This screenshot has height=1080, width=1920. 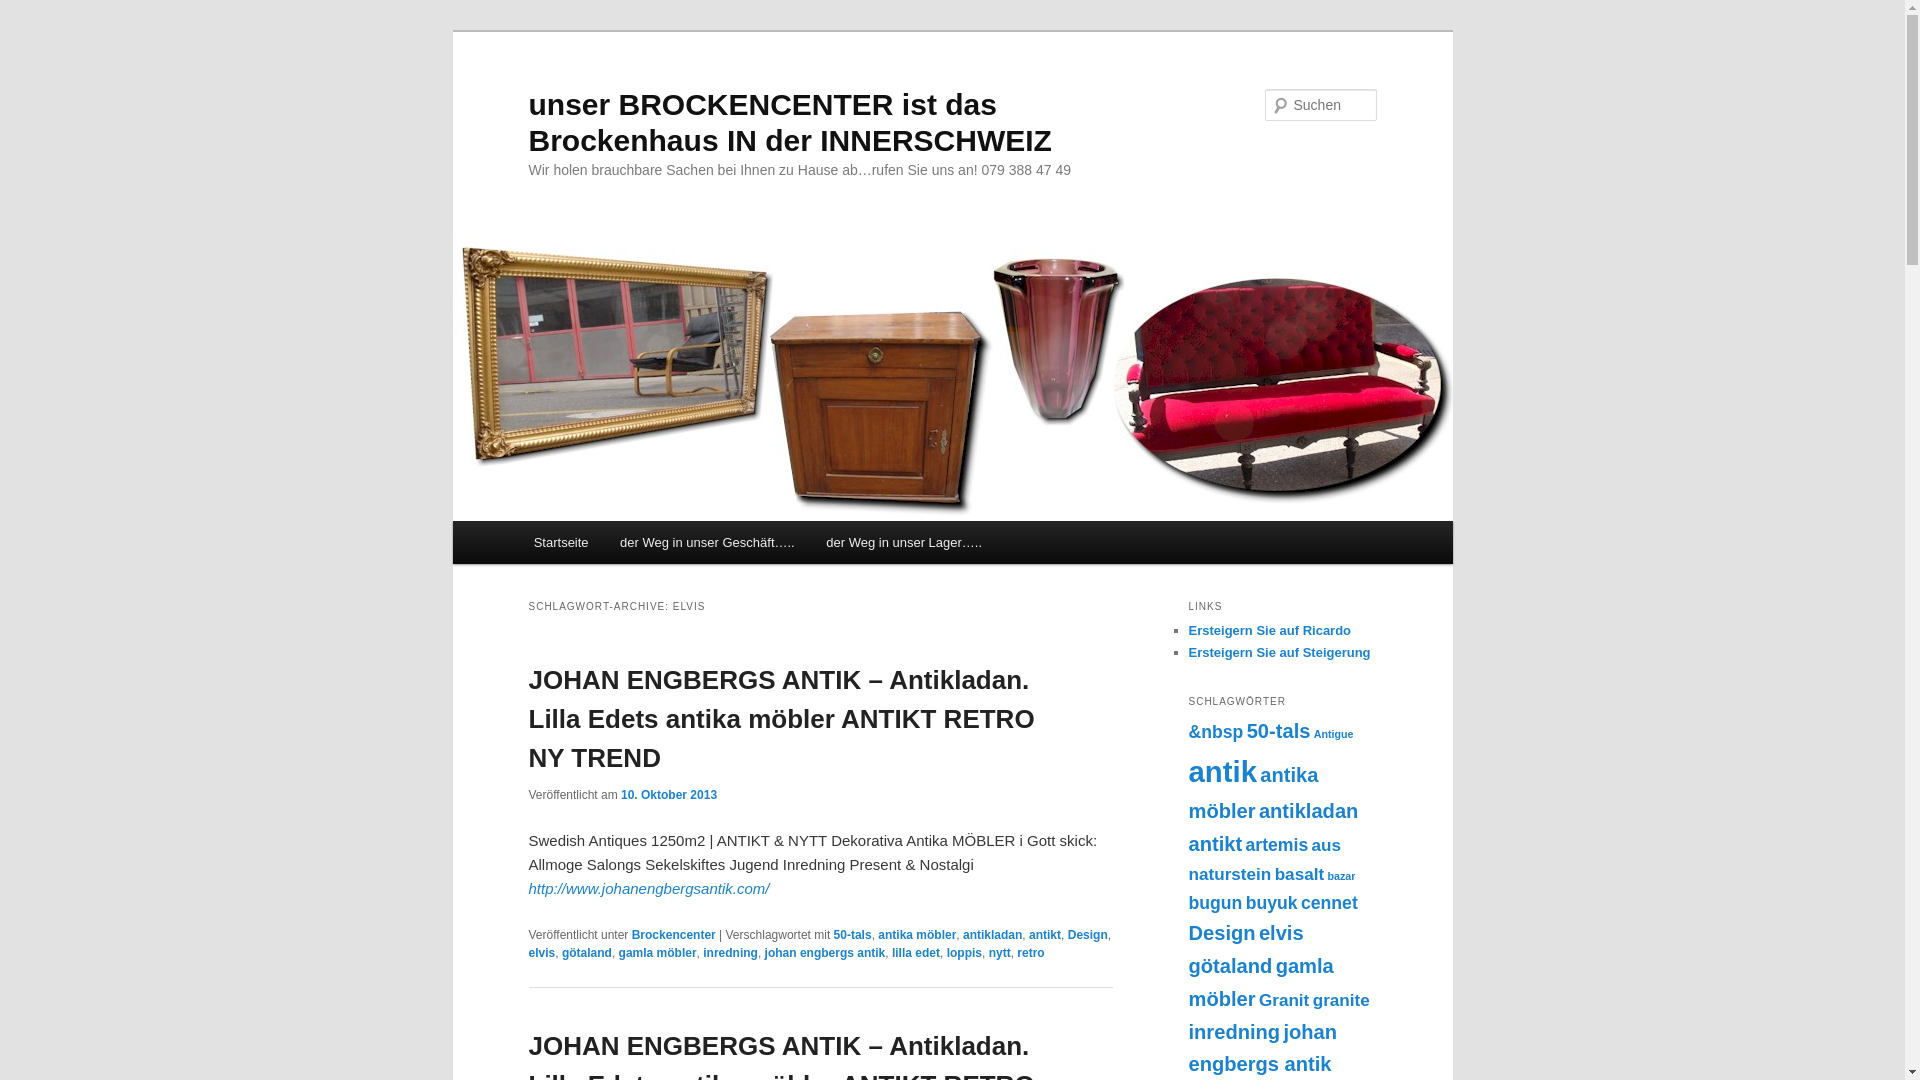 I want to click on 'Design', so click(x=1087, y=934).